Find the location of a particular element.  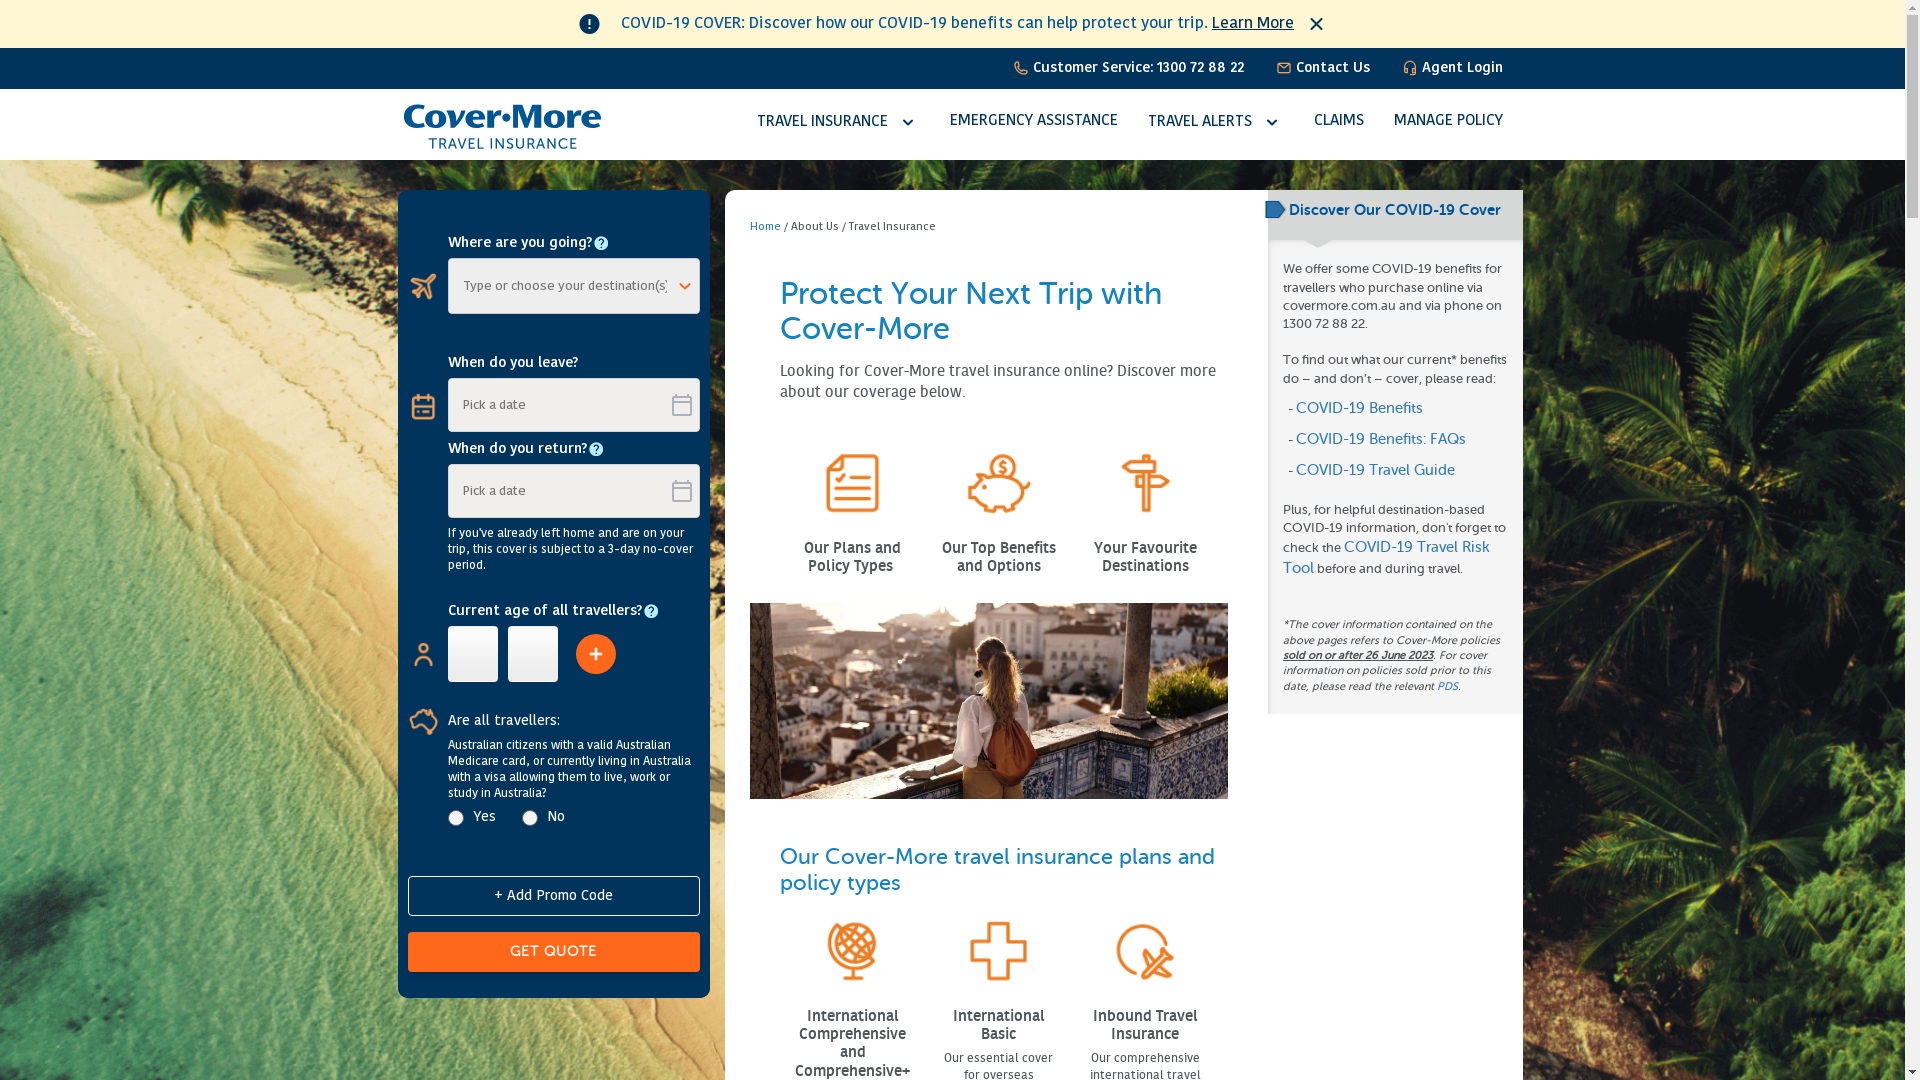

'Learn More' is located at coordinates (1251, 23).